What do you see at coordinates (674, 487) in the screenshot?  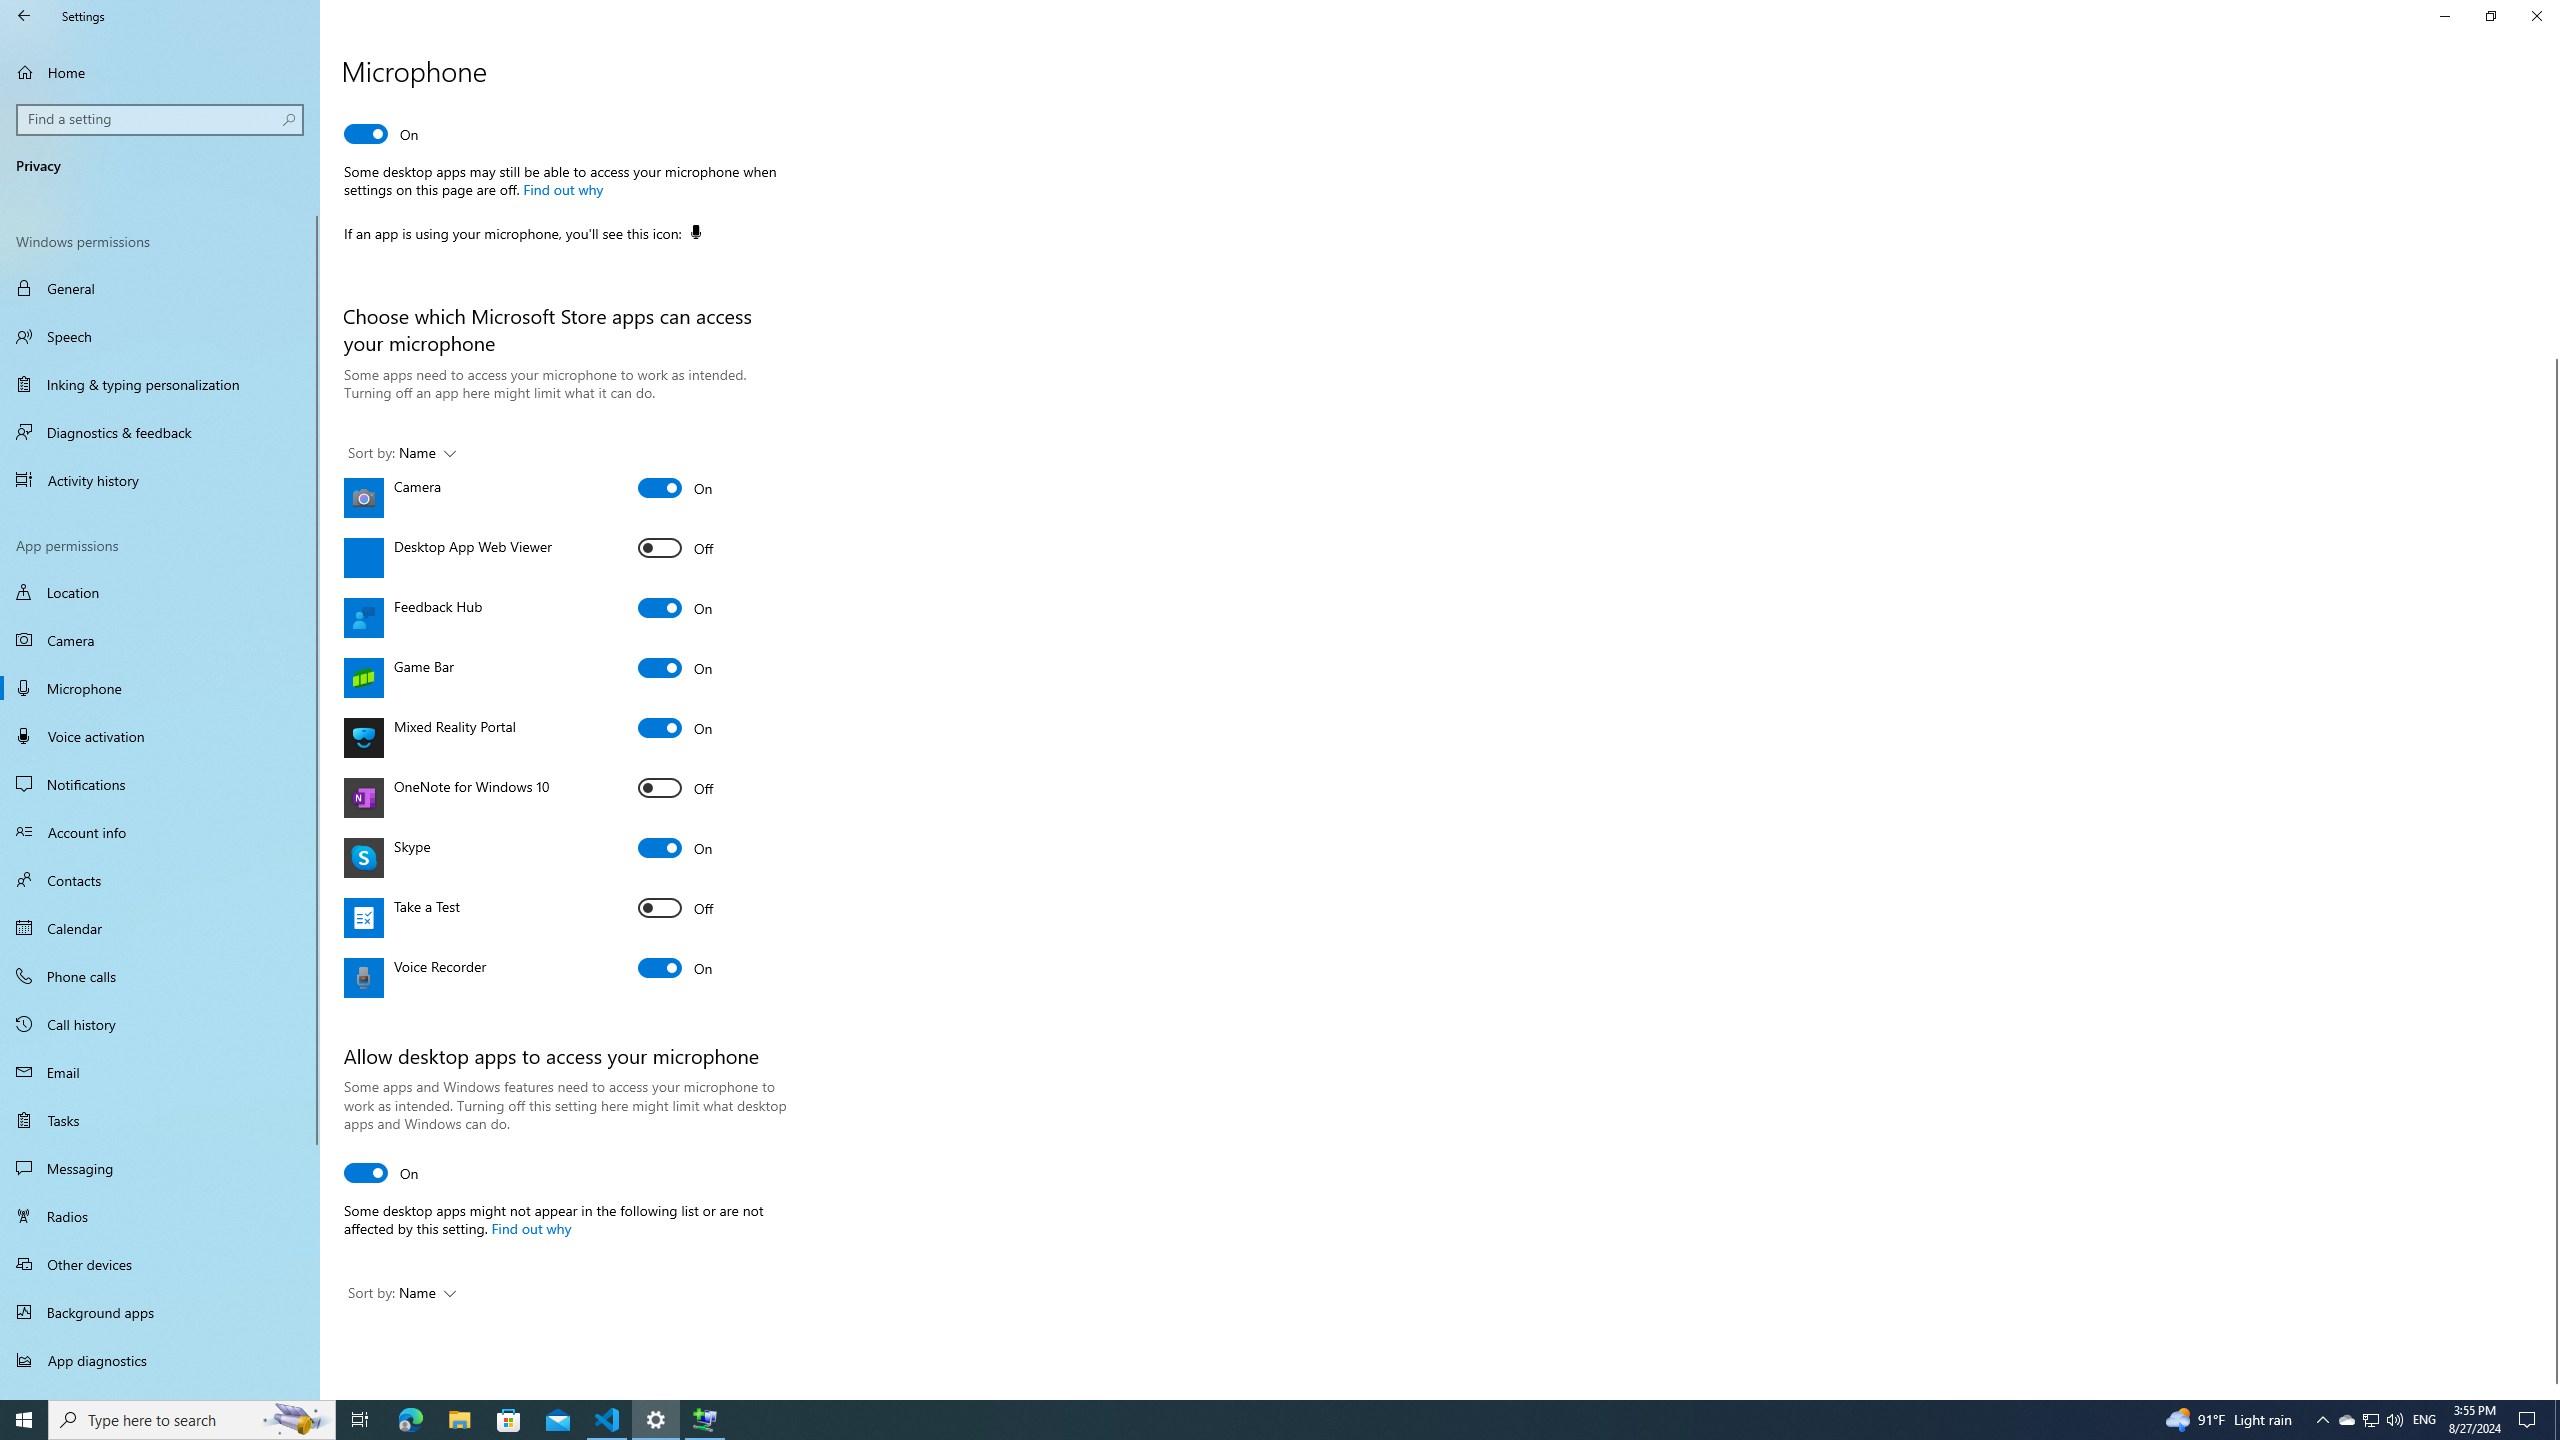 I see `'Camera'` at bounding box center [674, 487].